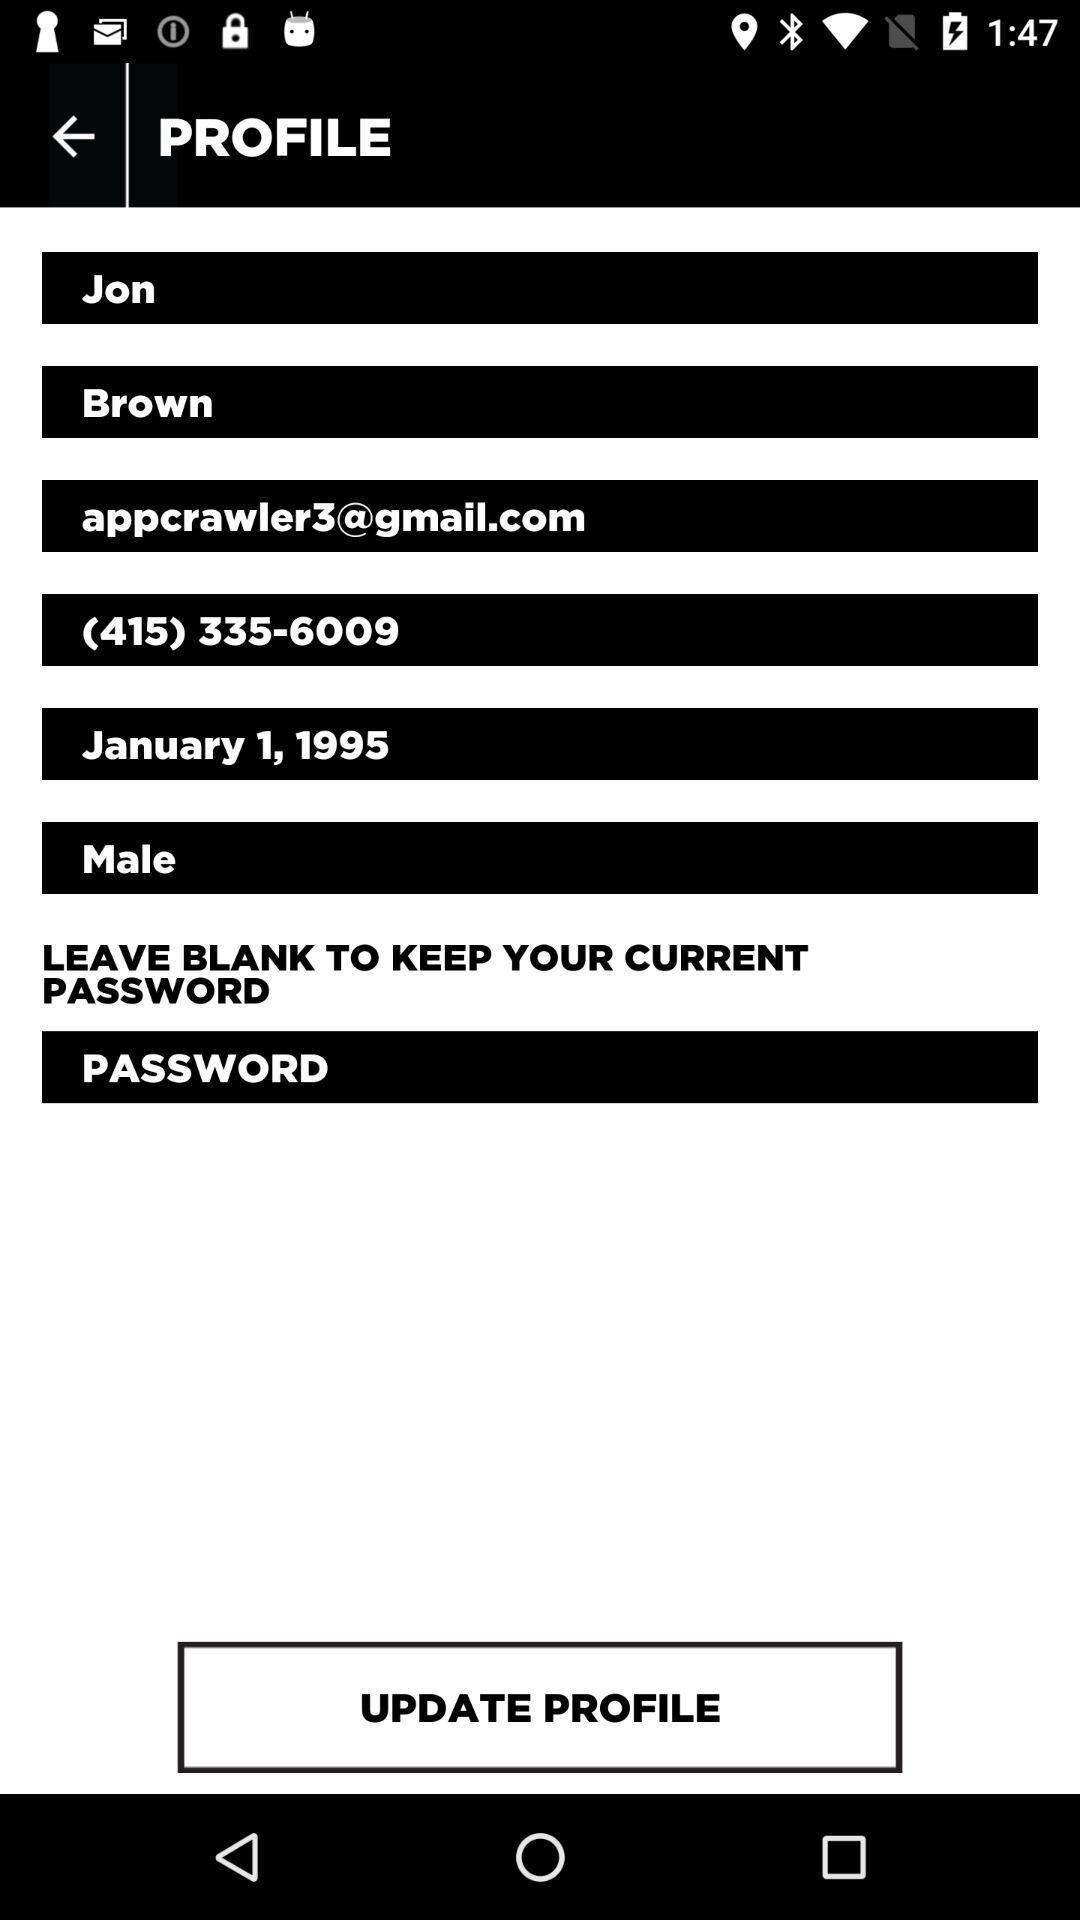  I want to click on the (415) 335-6009, so click(540, 628).